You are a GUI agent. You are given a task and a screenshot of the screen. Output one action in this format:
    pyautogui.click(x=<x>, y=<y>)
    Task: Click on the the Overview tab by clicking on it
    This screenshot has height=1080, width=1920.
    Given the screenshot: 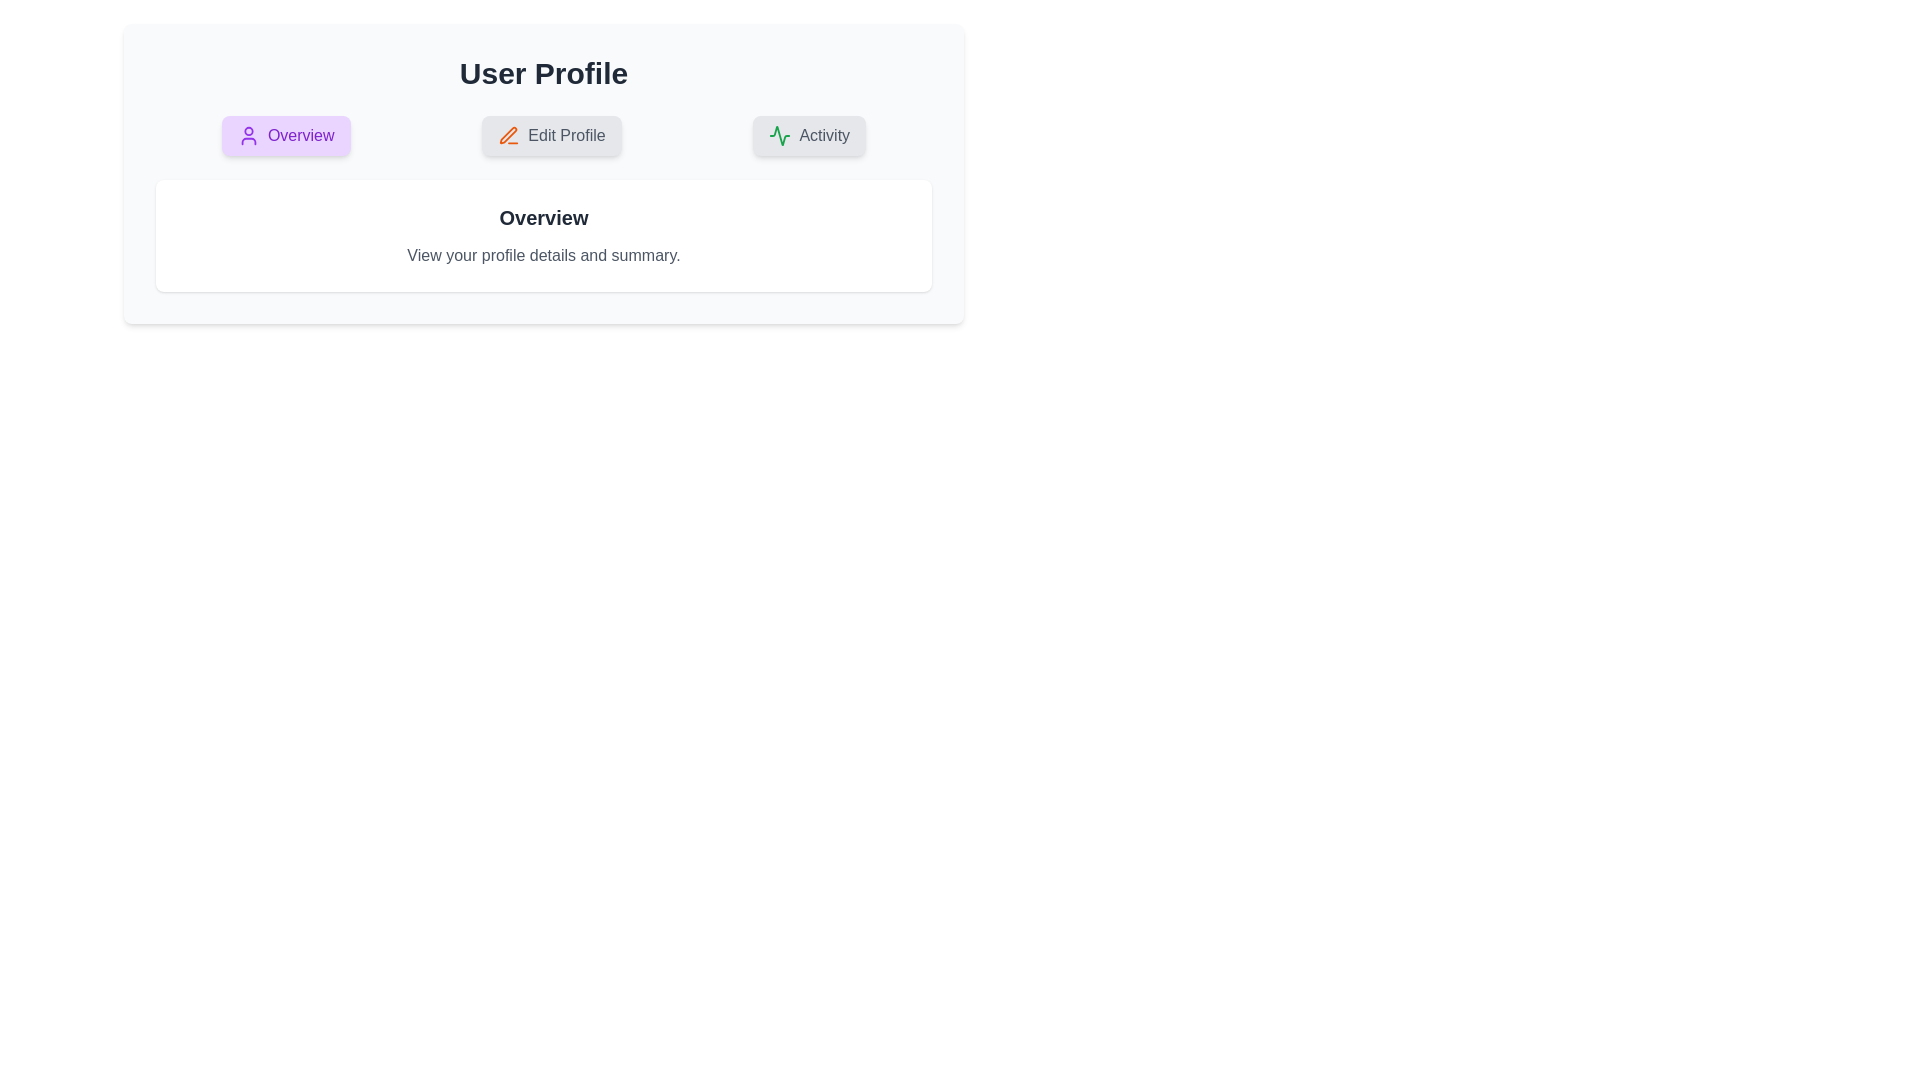 What is the action you would take?
    pyautogui.click(x=285, y=135)
    